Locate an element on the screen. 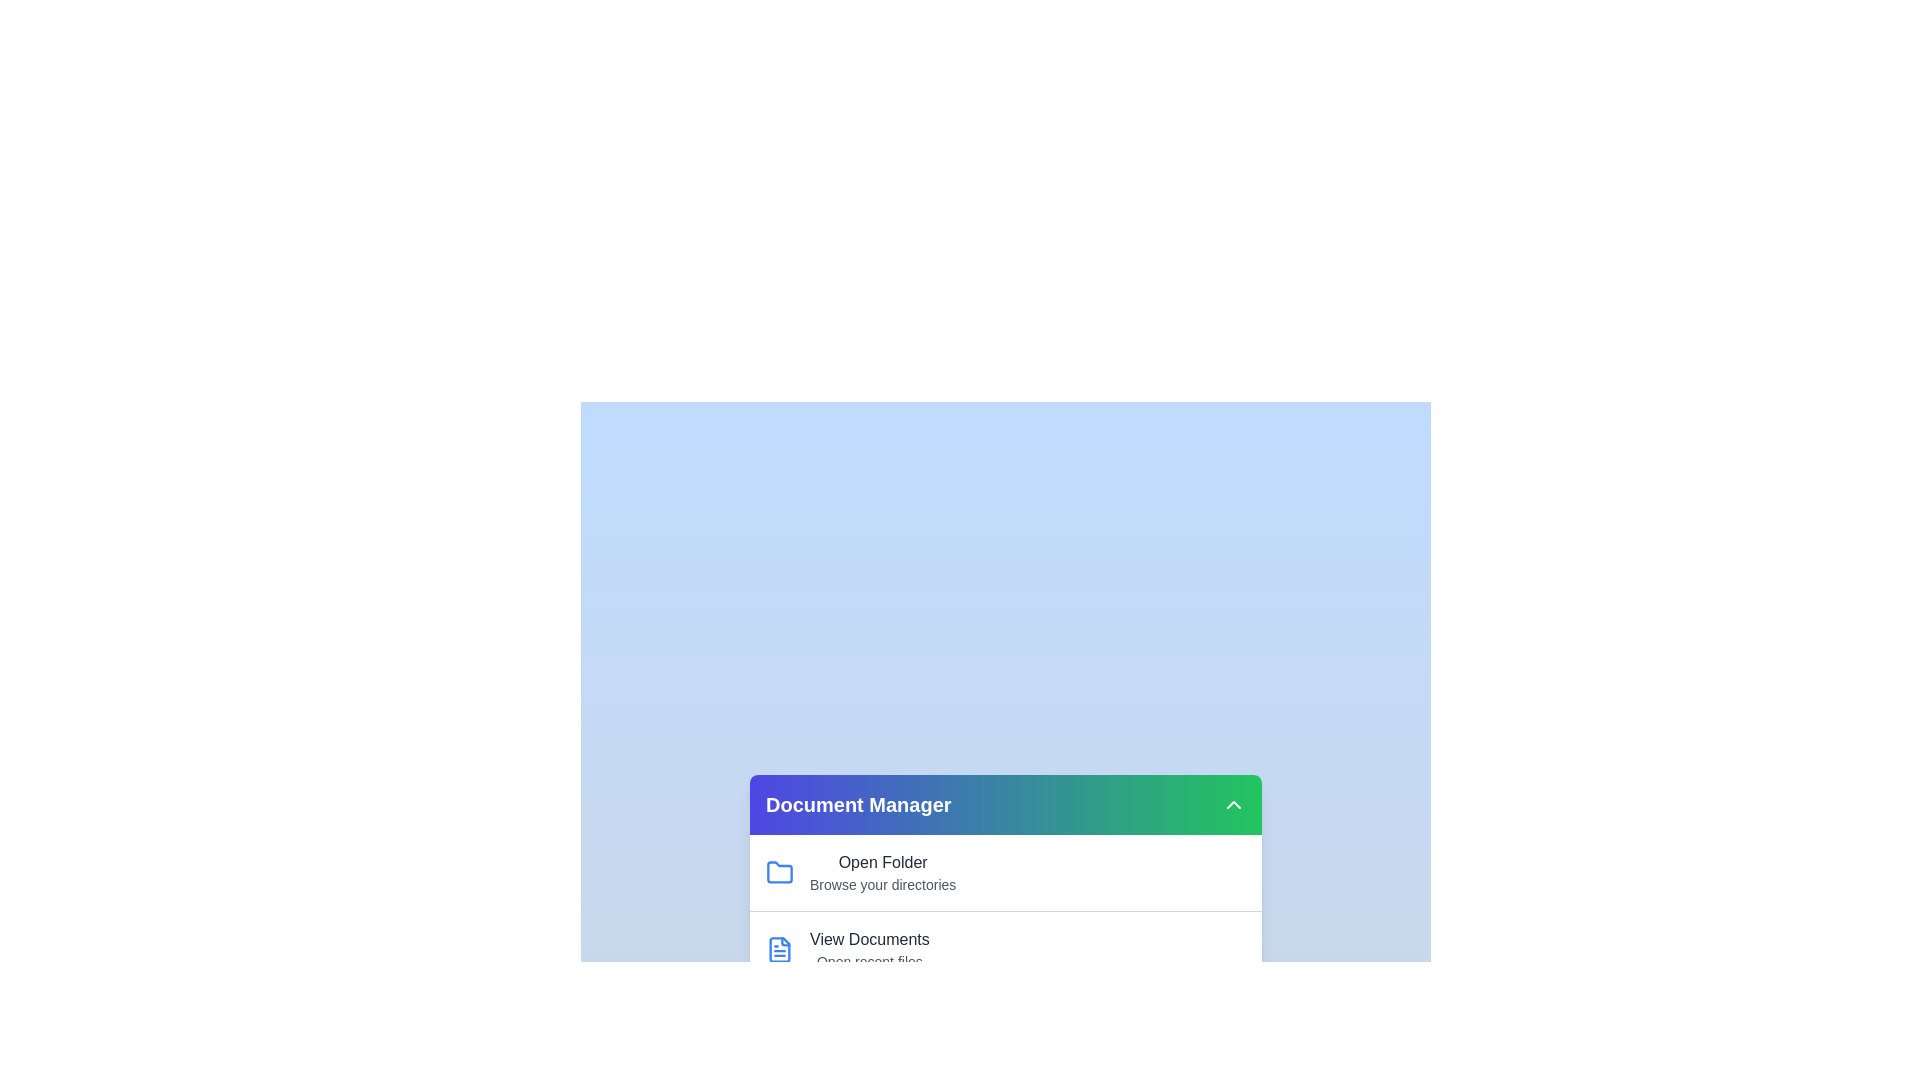  the menu item Open Folder is located at coordinates (882, 862).